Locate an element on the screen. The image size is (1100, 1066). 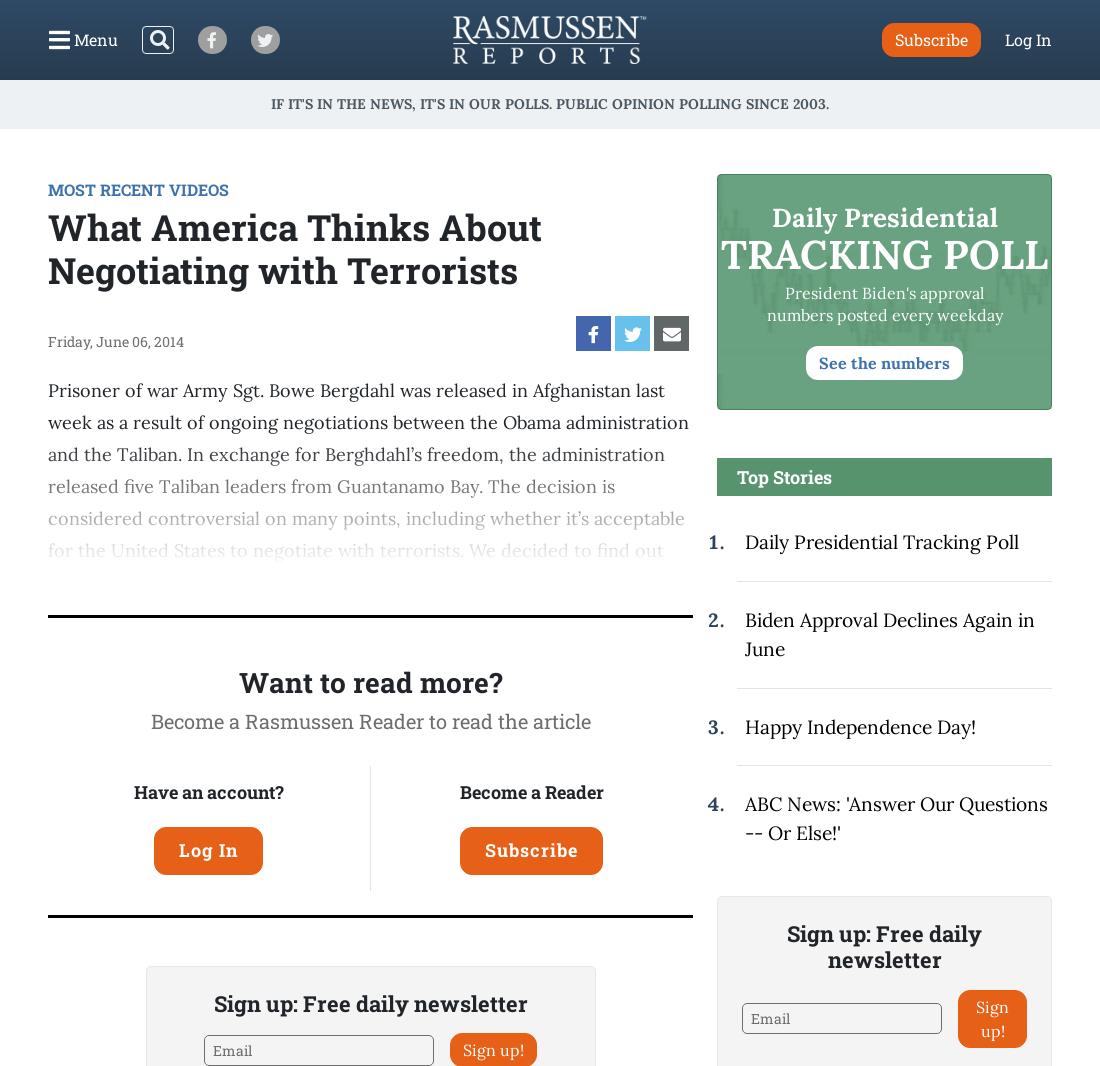
'Have an account?' is located at coordinates (208, 789).